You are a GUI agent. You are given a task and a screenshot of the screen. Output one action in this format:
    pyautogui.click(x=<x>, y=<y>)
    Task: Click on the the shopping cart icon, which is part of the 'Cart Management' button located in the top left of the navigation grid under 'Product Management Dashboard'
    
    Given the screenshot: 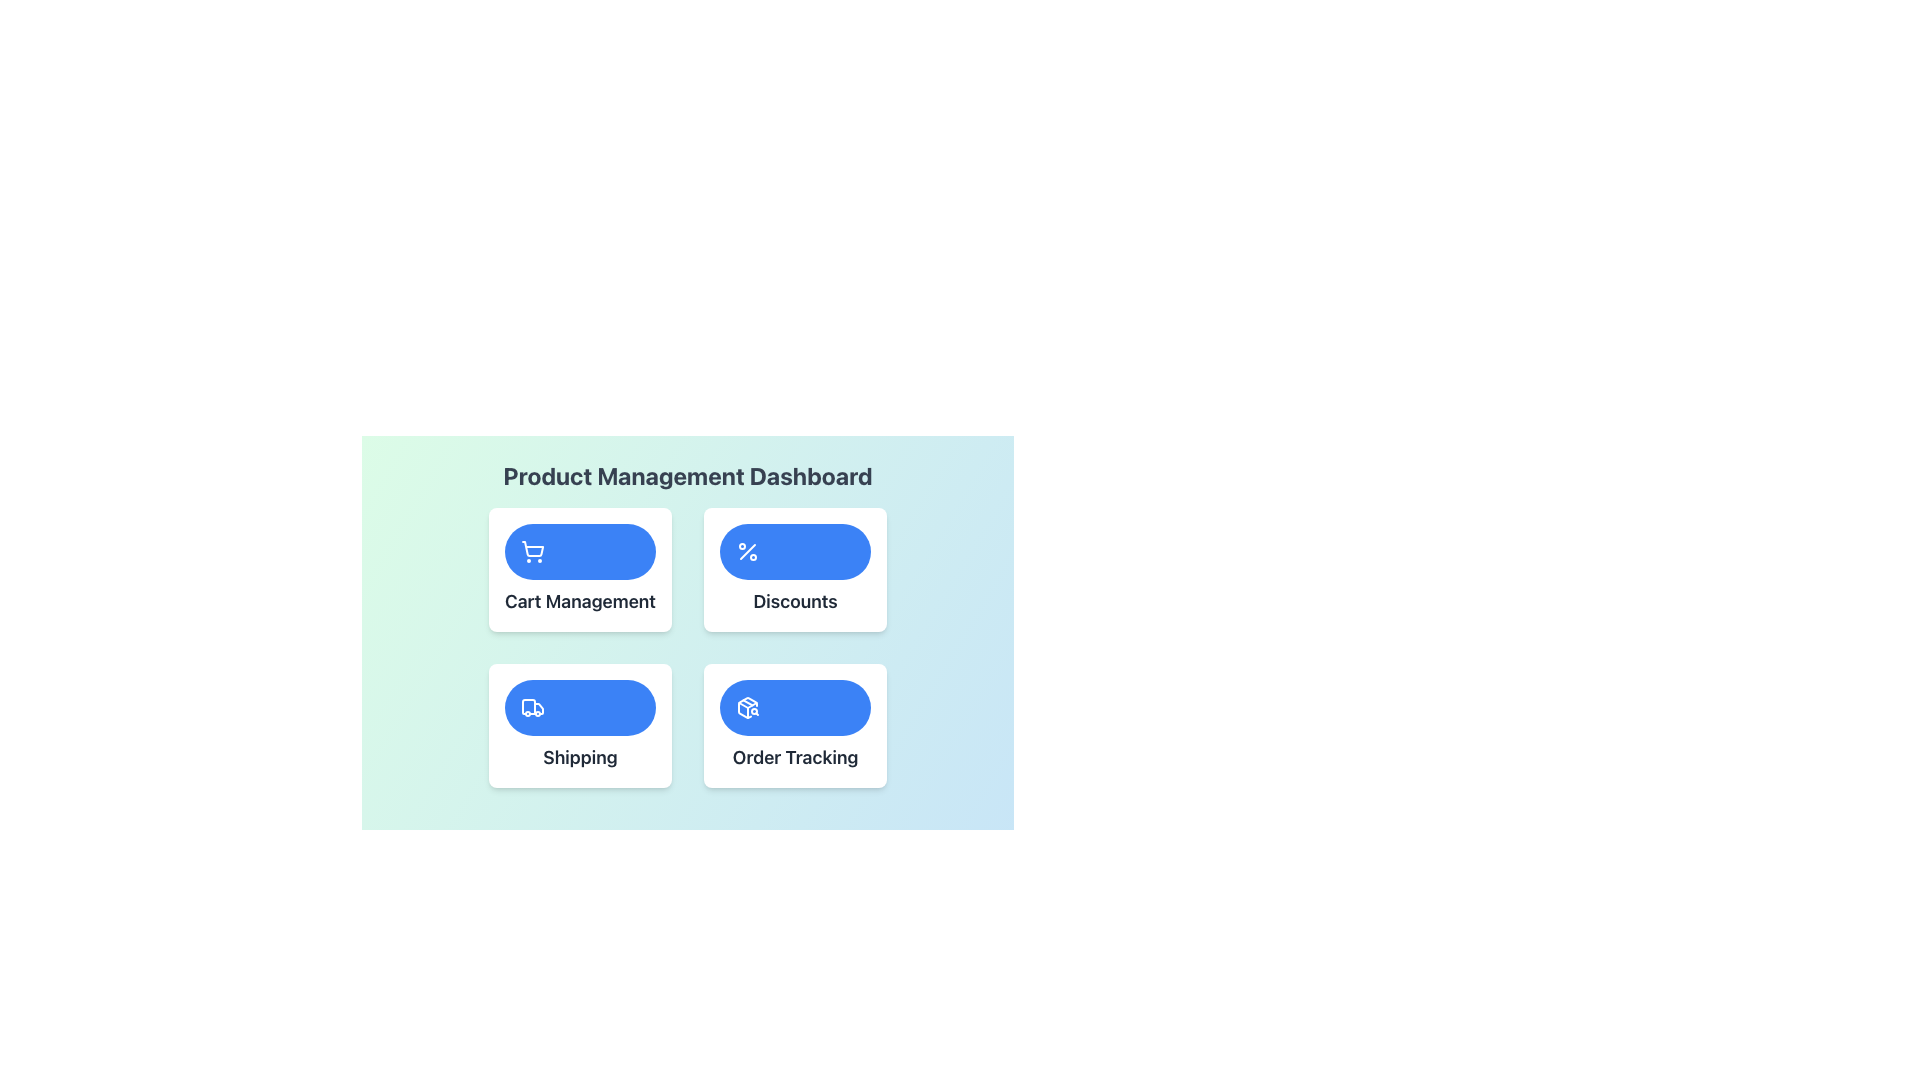 What is the action you would take?
    pyautogui.click(x=532, y=551)
    